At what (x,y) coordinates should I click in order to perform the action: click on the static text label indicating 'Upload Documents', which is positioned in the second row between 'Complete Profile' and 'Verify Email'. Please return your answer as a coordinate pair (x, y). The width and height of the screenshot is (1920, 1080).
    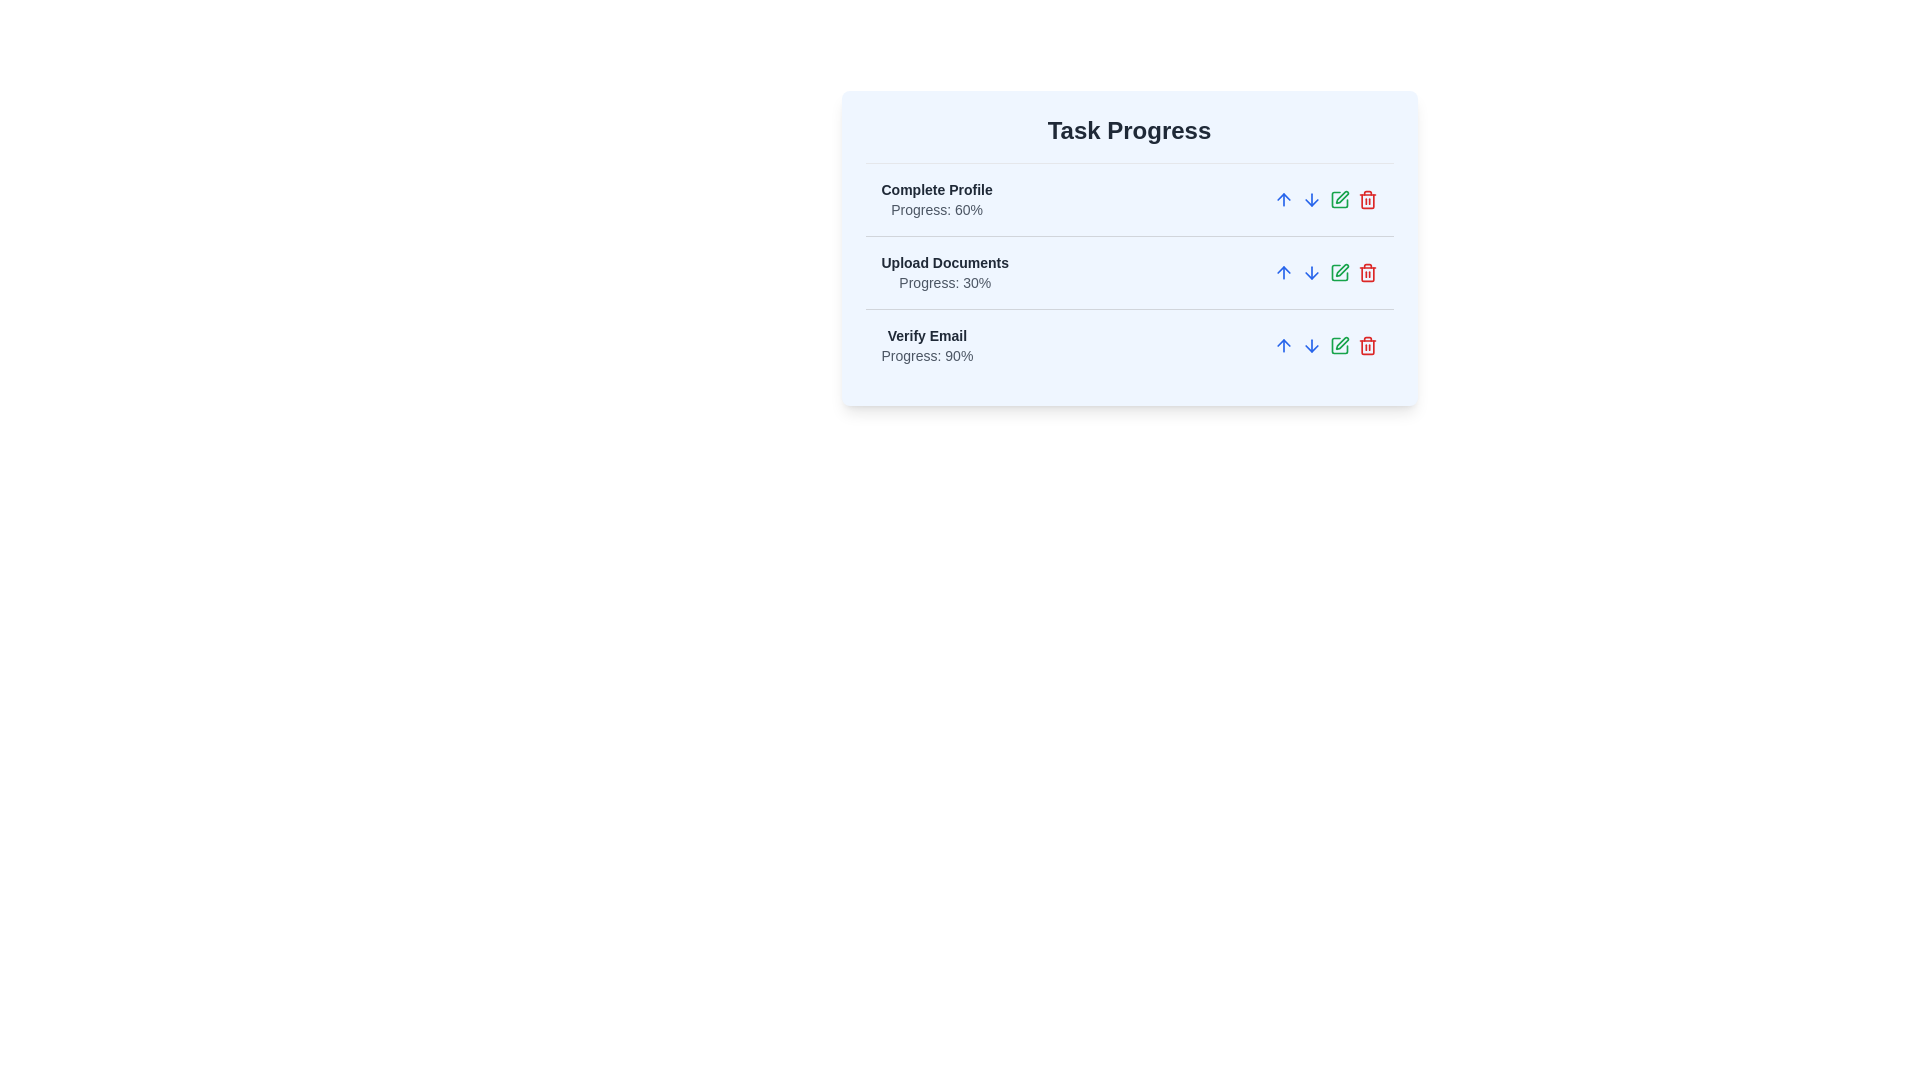
    Looking at the image, I should click on (944, 261).